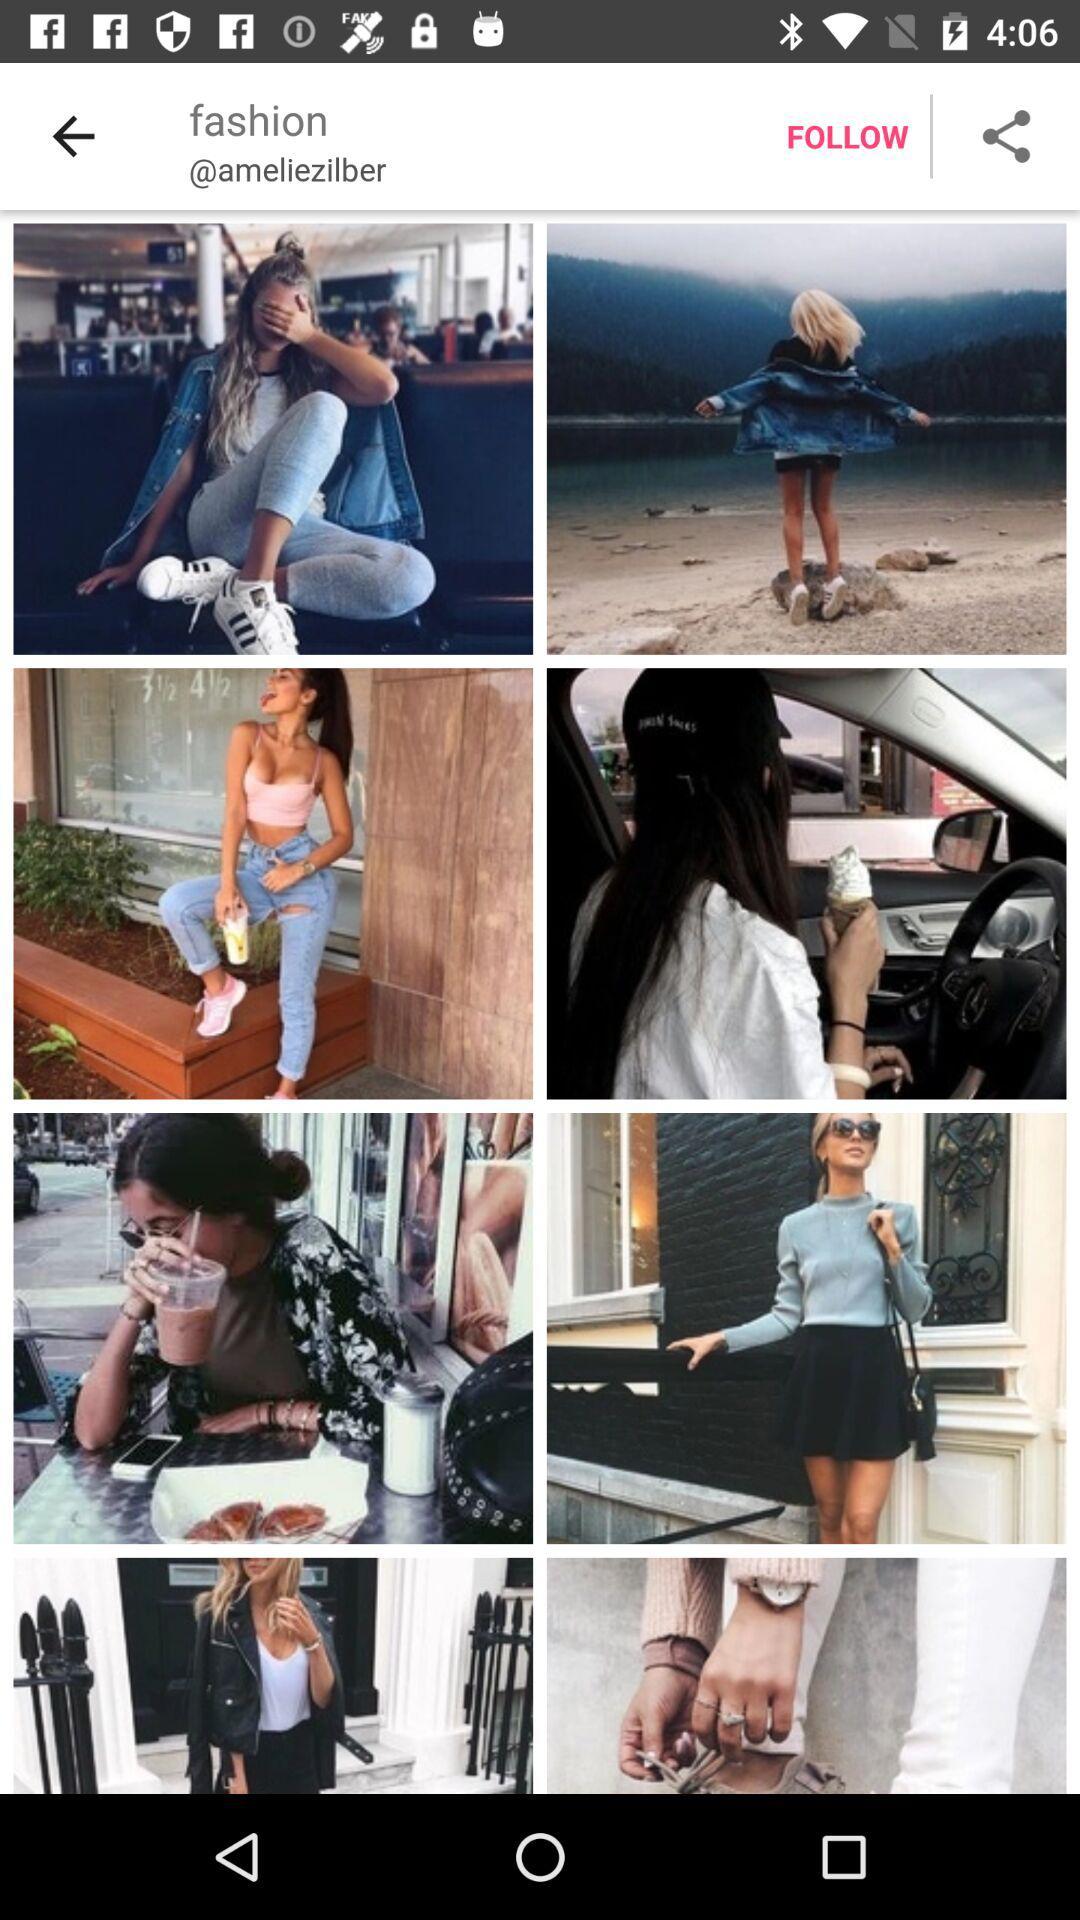 The height and width of the screenshot is (1920, 1080). What do you see at coordinates (72, 135) in the screenshot?
I see `icon next to fashion icon` at bounding box center [72, 135].